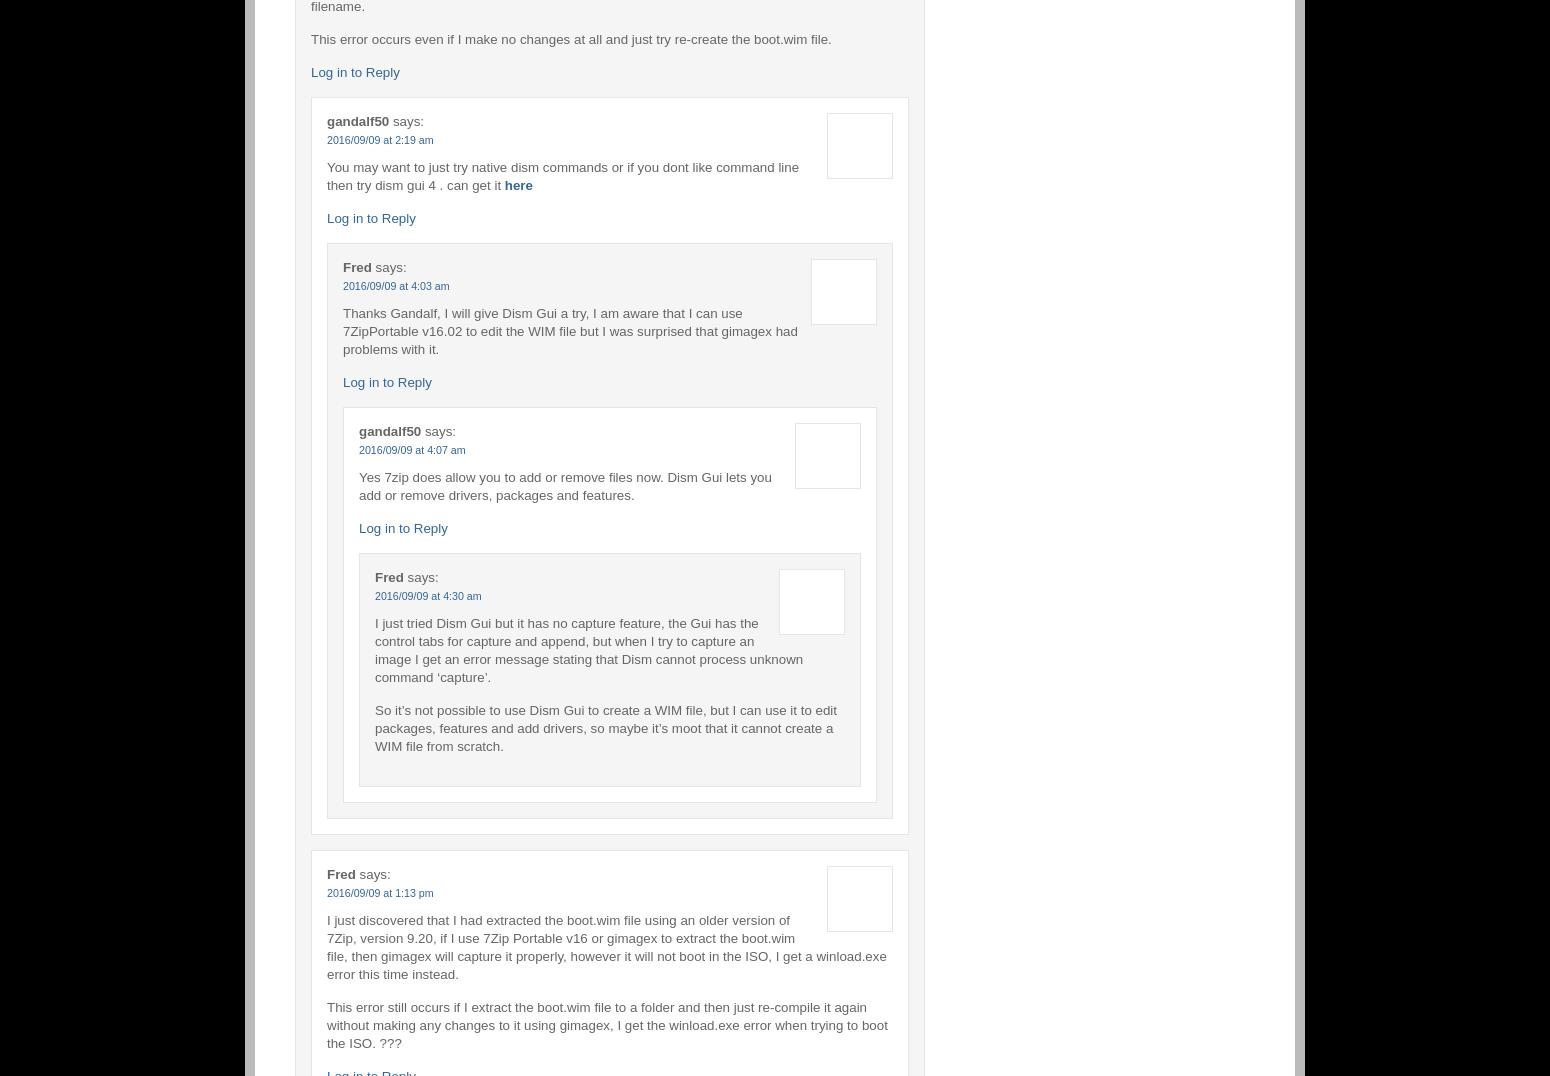 The height and width of the screenshot is (1076, 1550). Describe the element at coordinates (503, 183) in the screenshot. I see `'here'` at that location.